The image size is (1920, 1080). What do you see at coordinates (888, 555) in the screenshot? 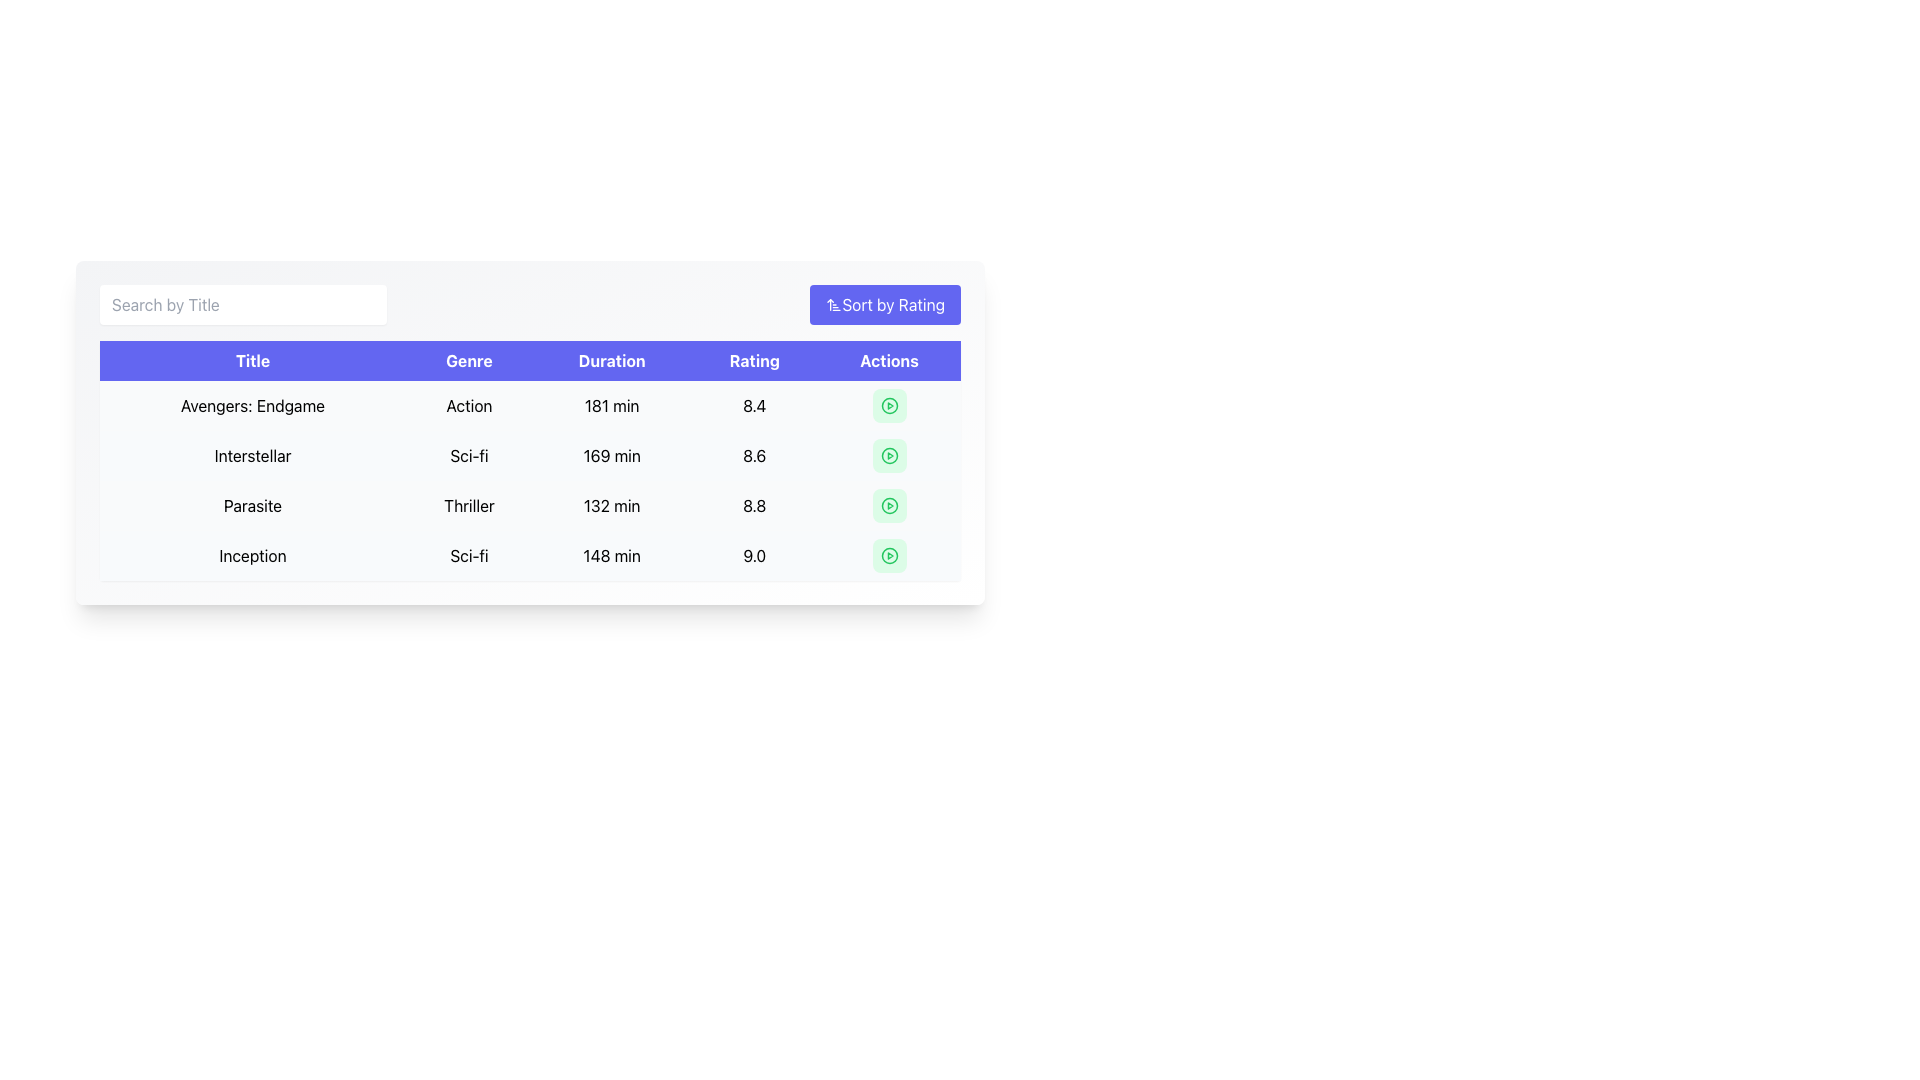
I see `the circular sub-component of the play button icon with a green border and red fill in the 'Actions' column corresponding to the movie 'Inception'` at bounding box center [888, 555].